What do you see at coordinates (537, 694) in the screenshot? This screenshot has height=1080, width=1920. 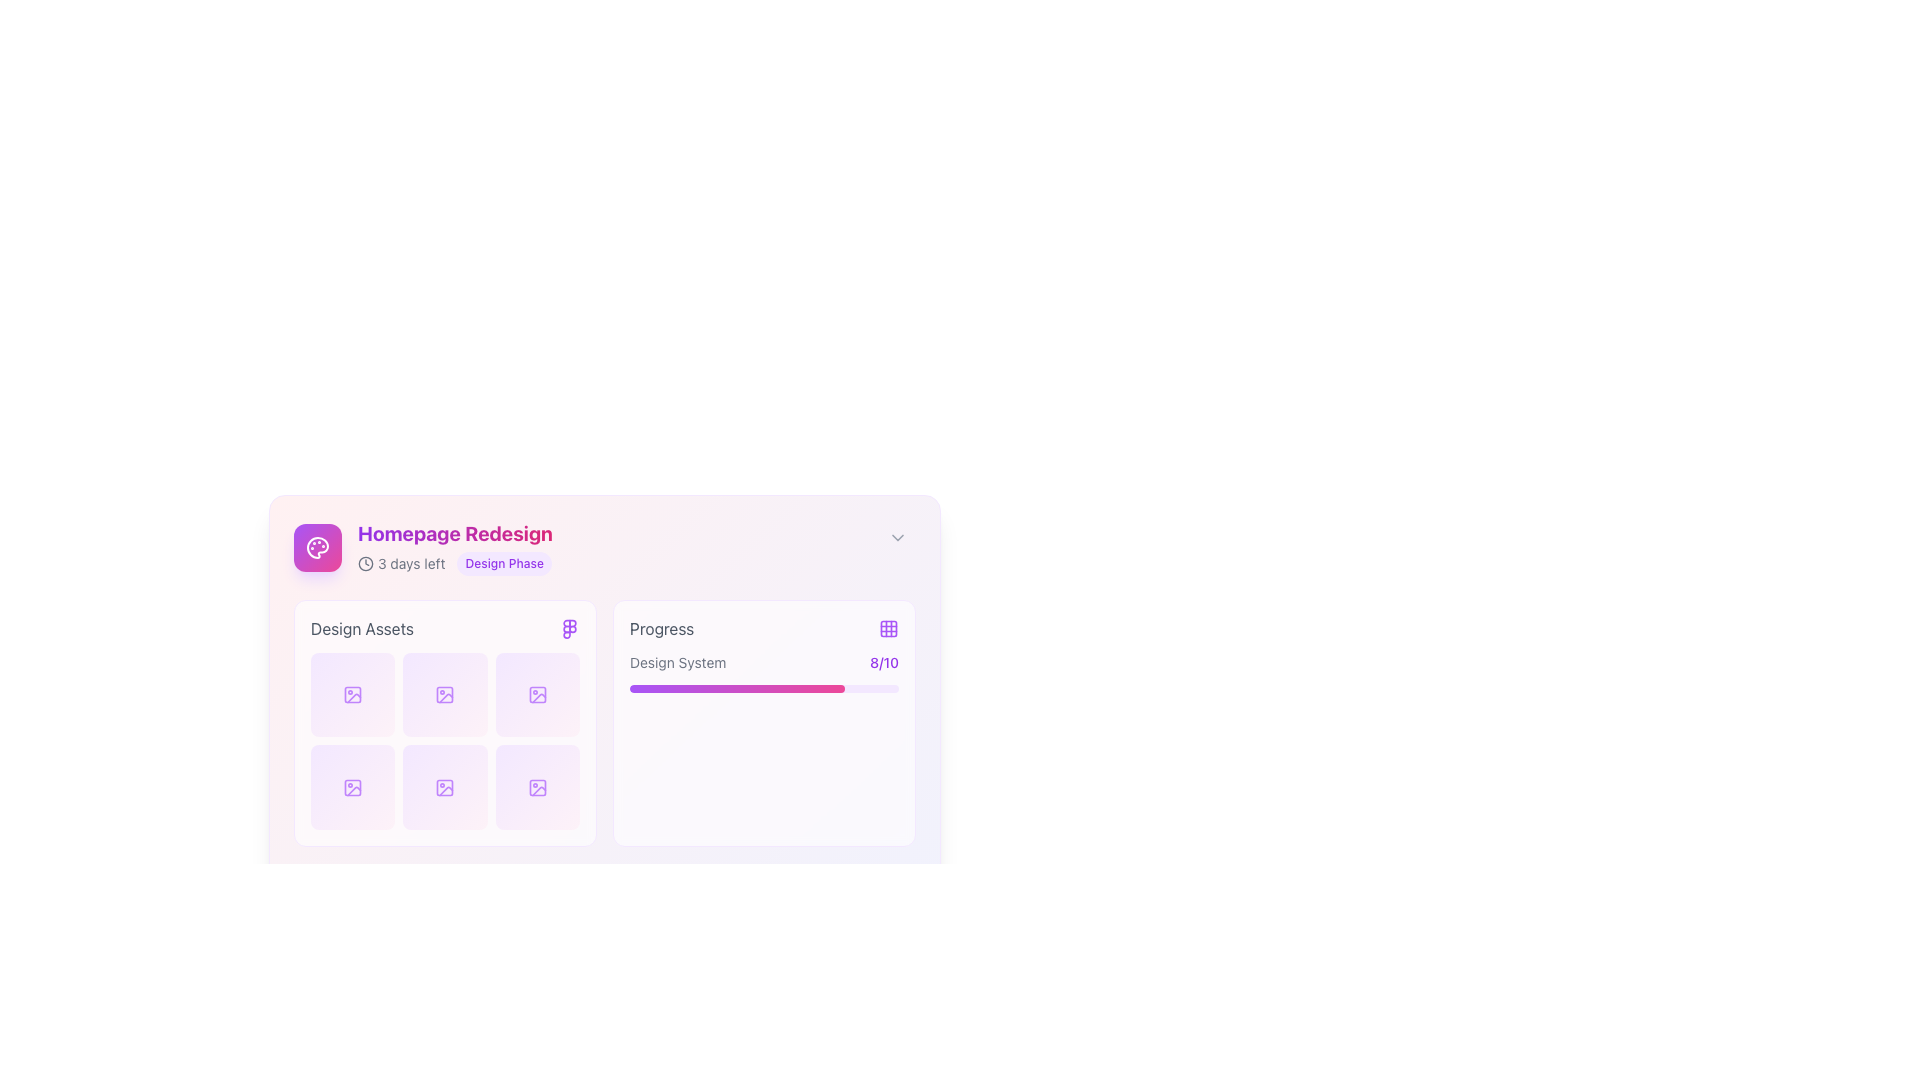 I see `the small square icon with a color gradient background transitioning between light purple and pink shades, featuring a rectangular border and an embedded purple picture frame symbol, located` at bounding box center [537, 694].